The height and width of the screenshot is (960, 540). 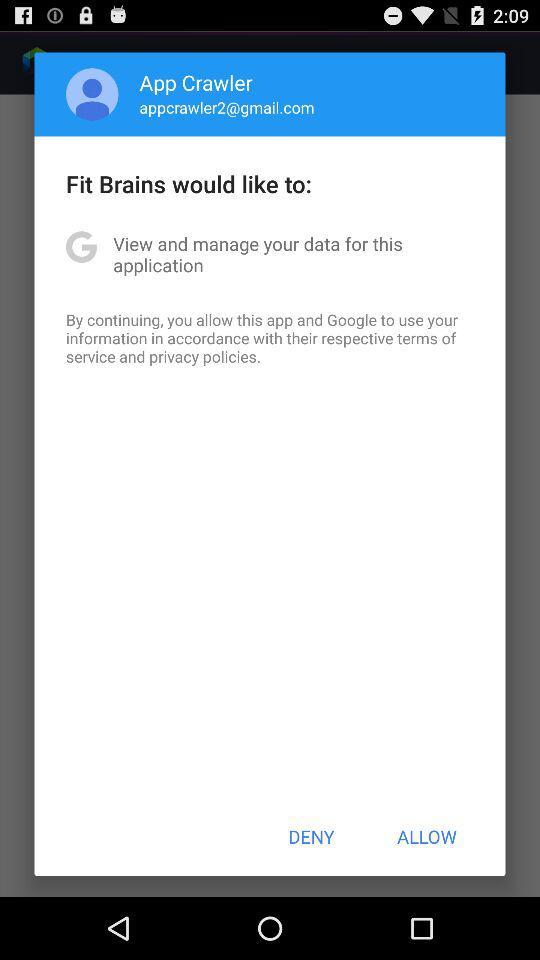 What do you see at coordinates (311, 836) in the screenshot?
I see `the item below by continuing you icon` at bounding box center [311, 836].